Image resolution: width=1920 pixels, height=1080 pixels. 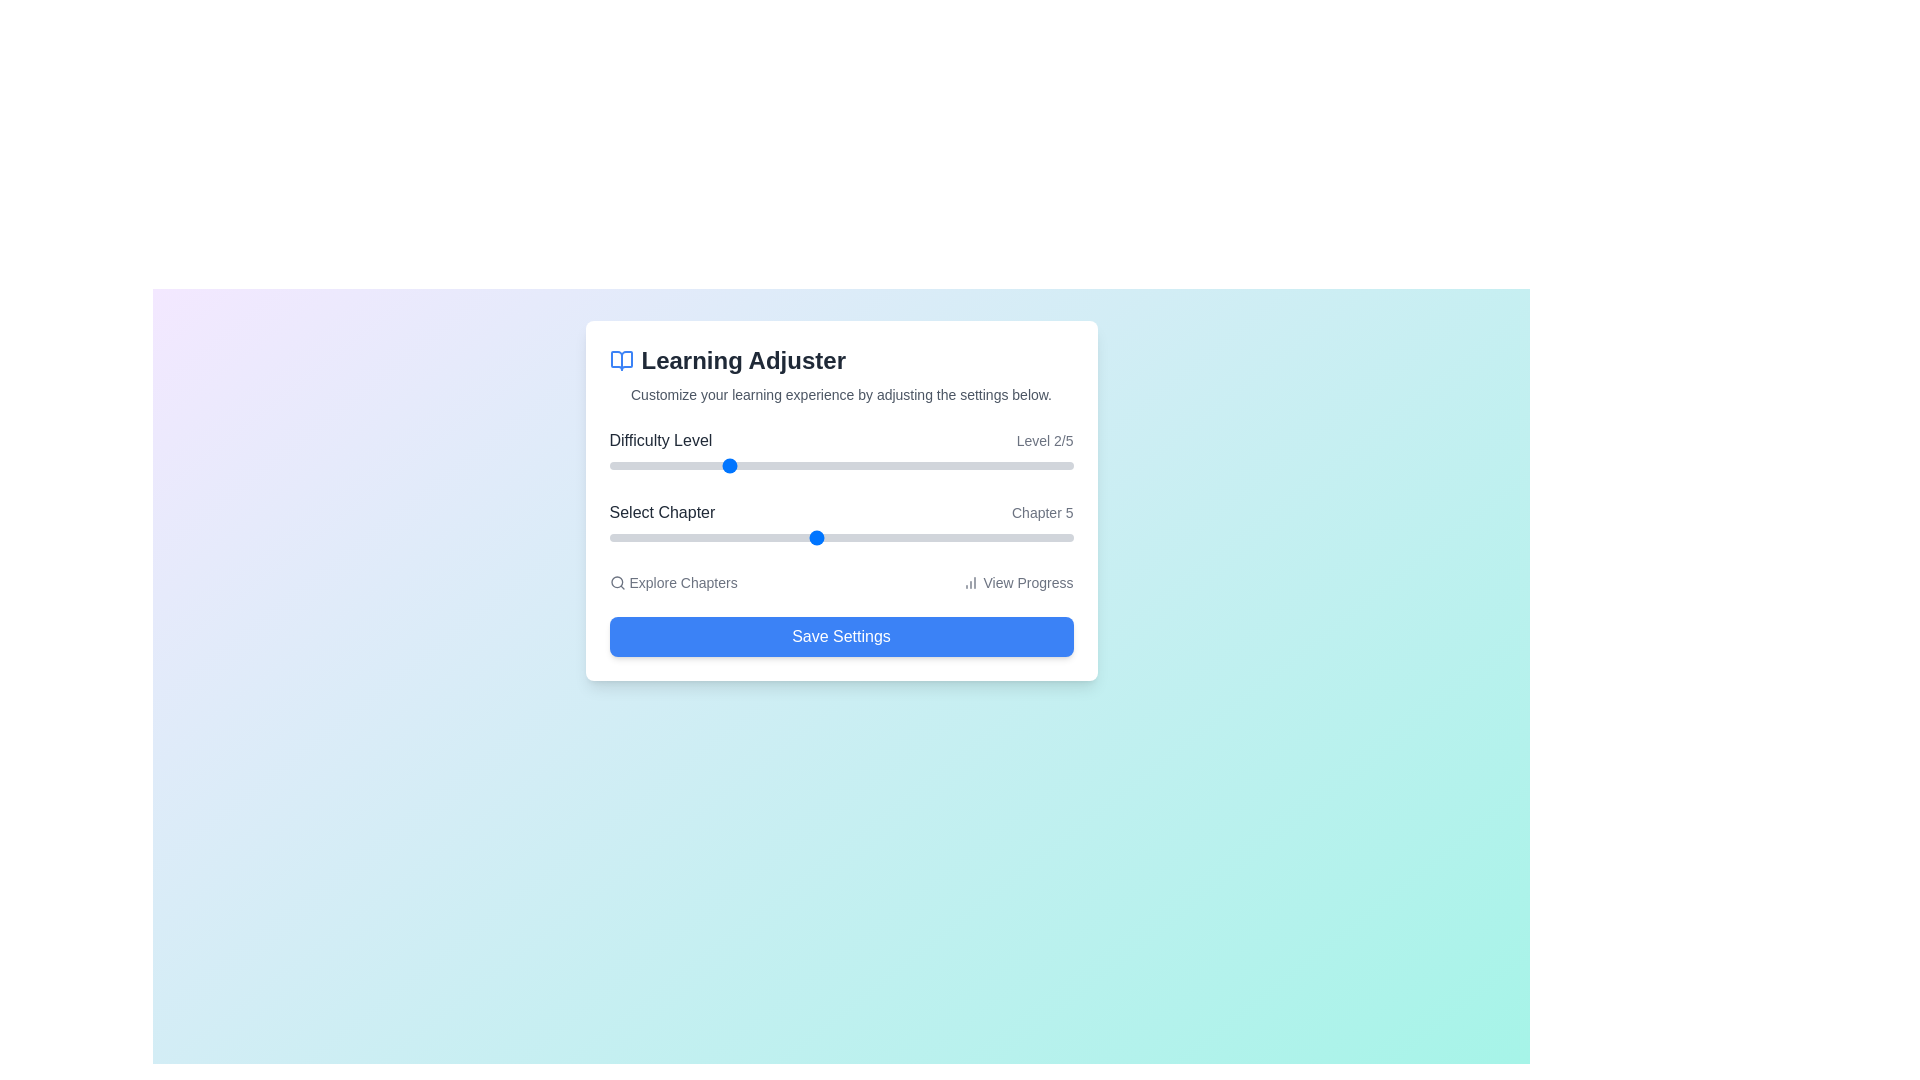 I want to click on the chapter selection slider, so click(x=815, y=536).